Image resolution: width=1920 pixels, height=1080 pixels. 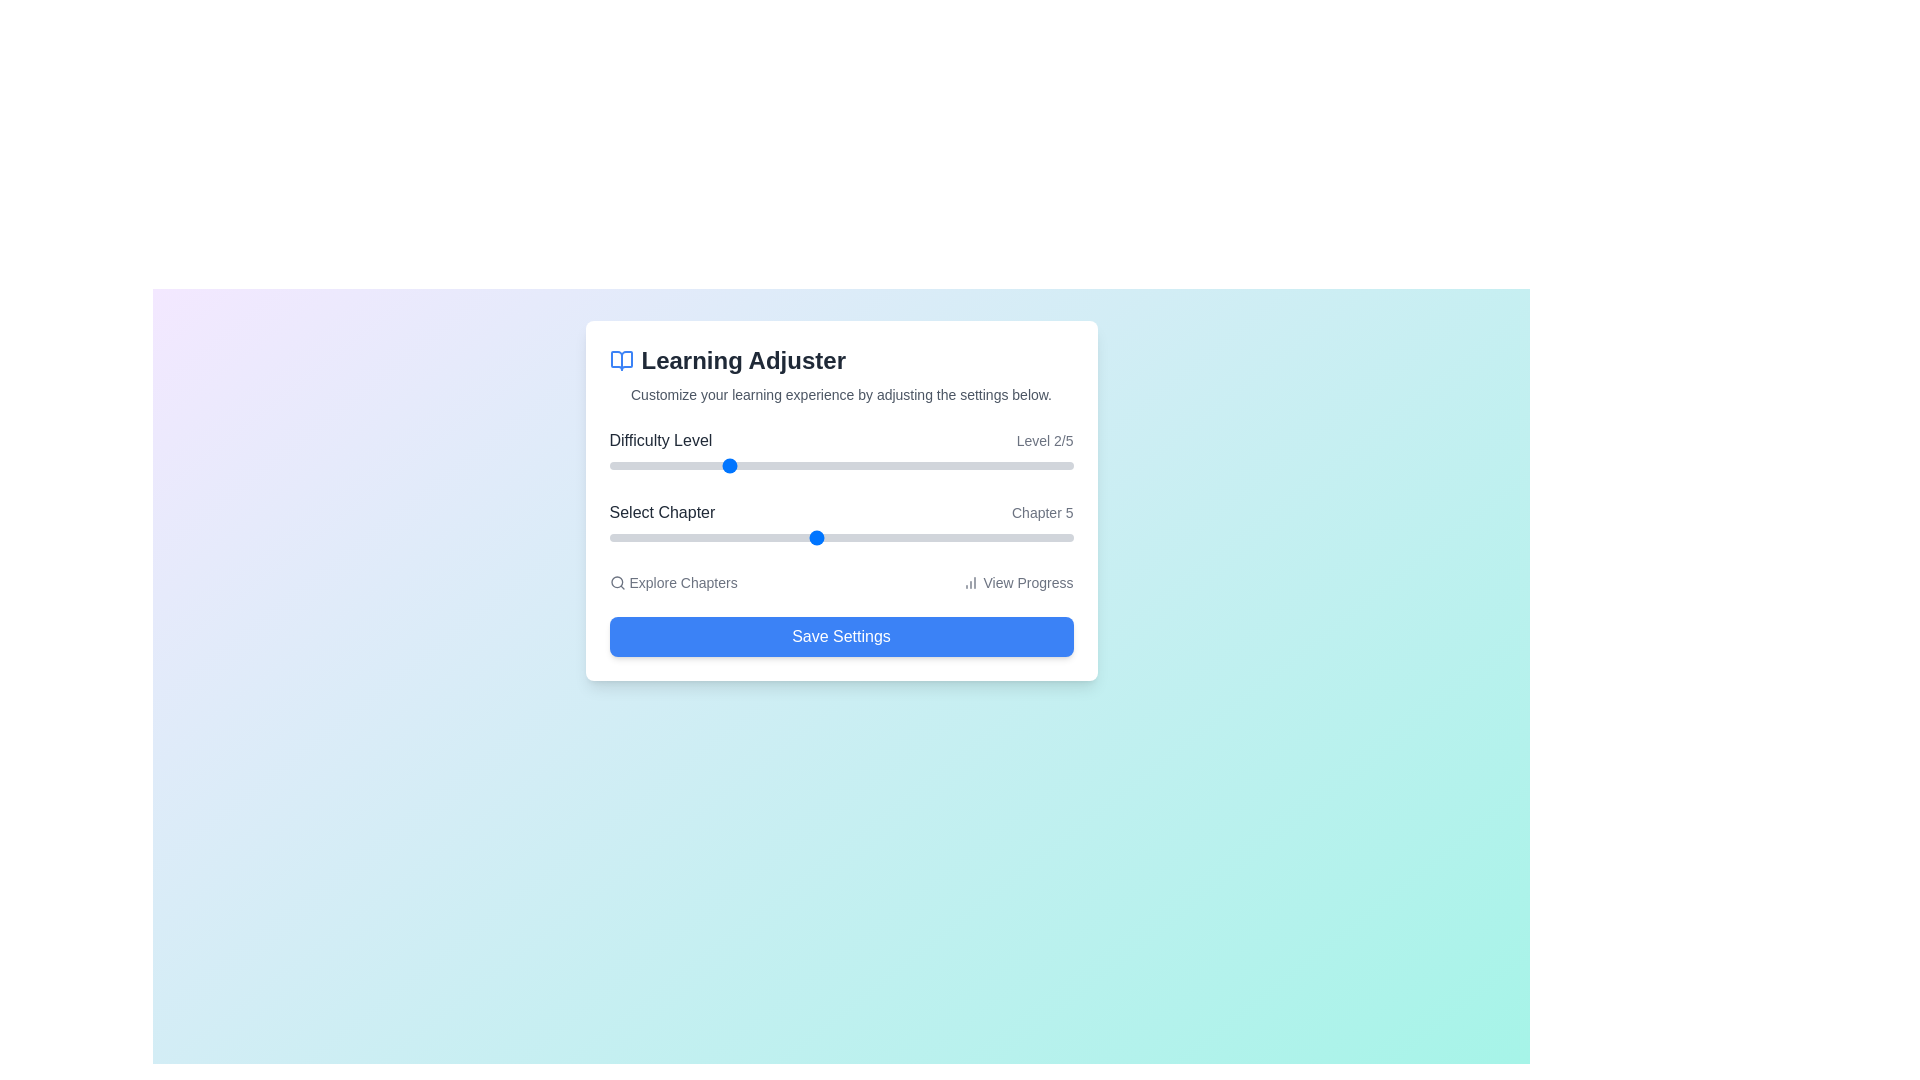 I want to click on the chapter selection slider, so click(x=815, y=536).